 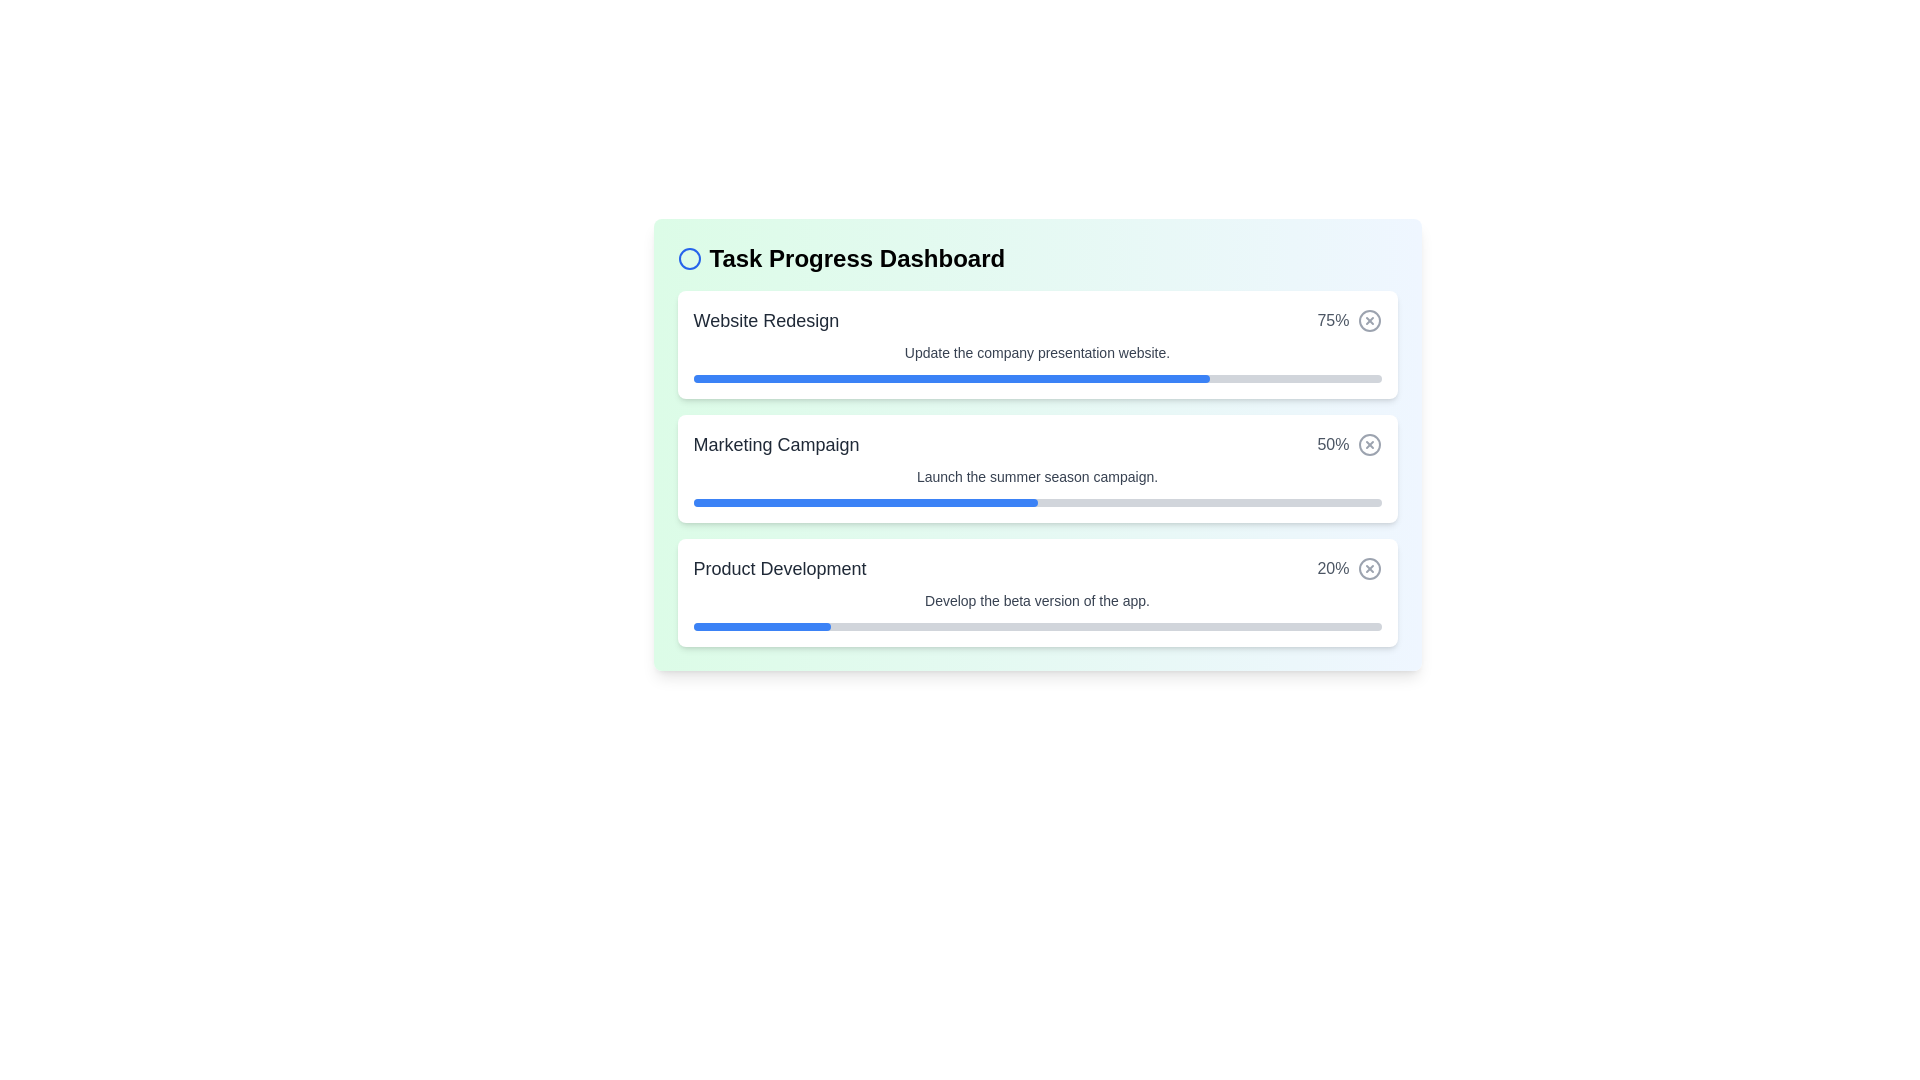 I want to click on the progress level of the Progress Bar indicating 20% completion for the 'Product Development' project, located at the bottom of the card beneath the description text, so click(x=1037, y=626).